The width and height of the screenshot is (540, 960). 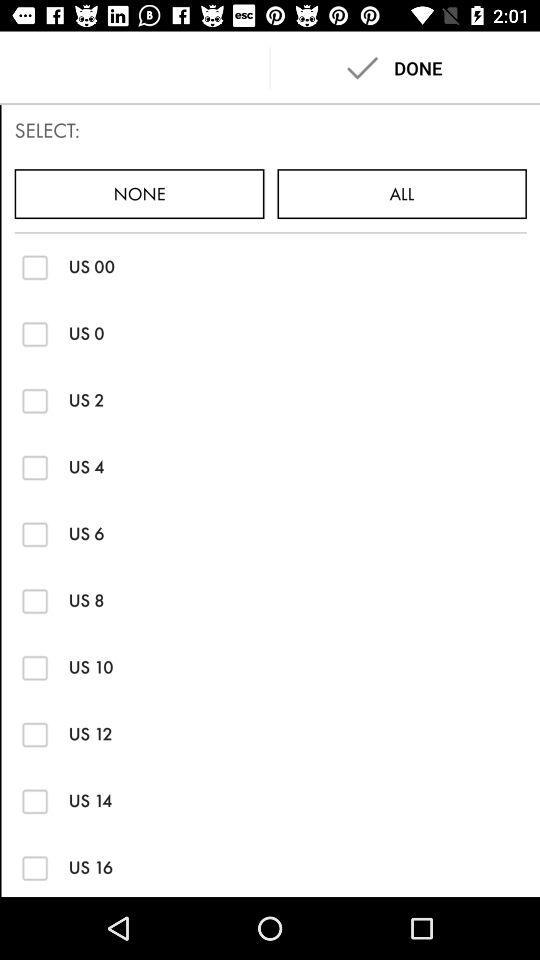 I want to click on us 10, so click(x=35, y=667).